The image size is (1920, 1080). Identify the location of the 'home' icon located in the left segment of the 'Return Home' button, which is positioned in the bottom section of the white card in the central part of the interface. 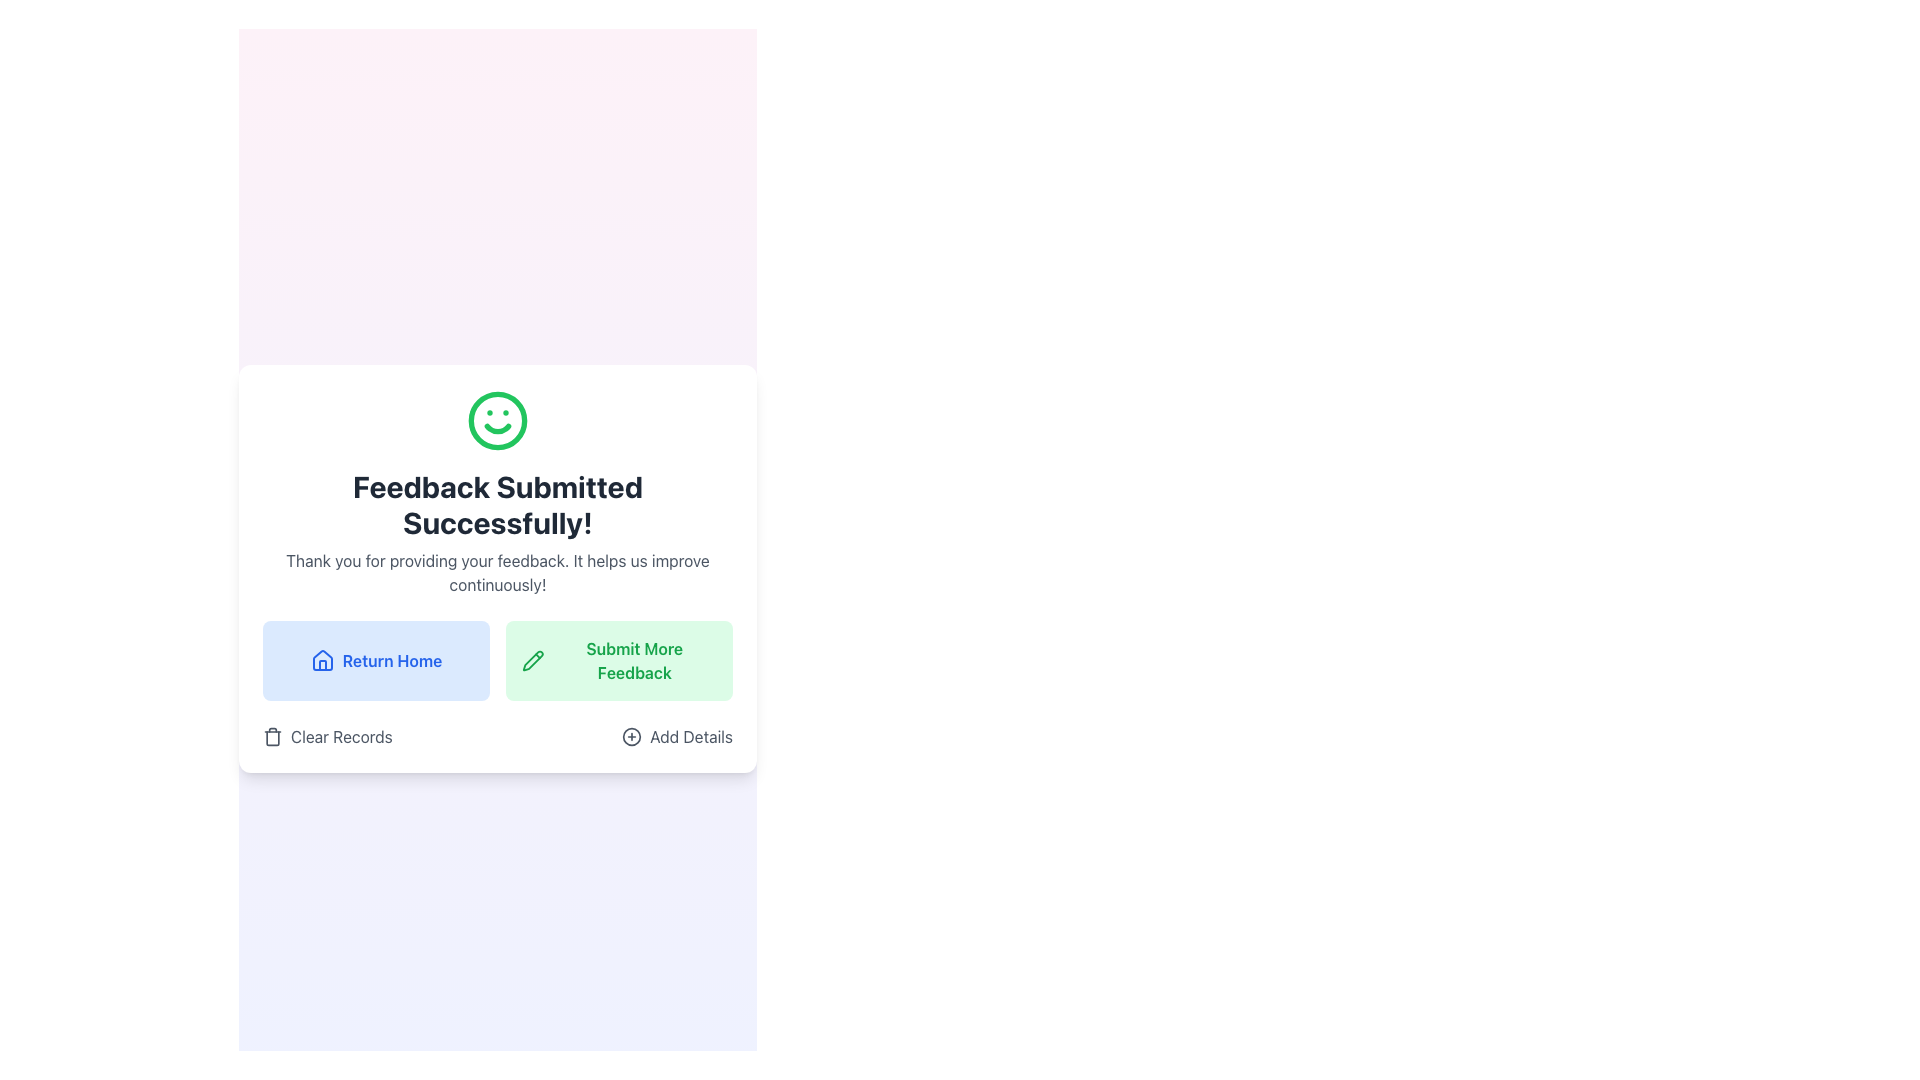
(322, 660).